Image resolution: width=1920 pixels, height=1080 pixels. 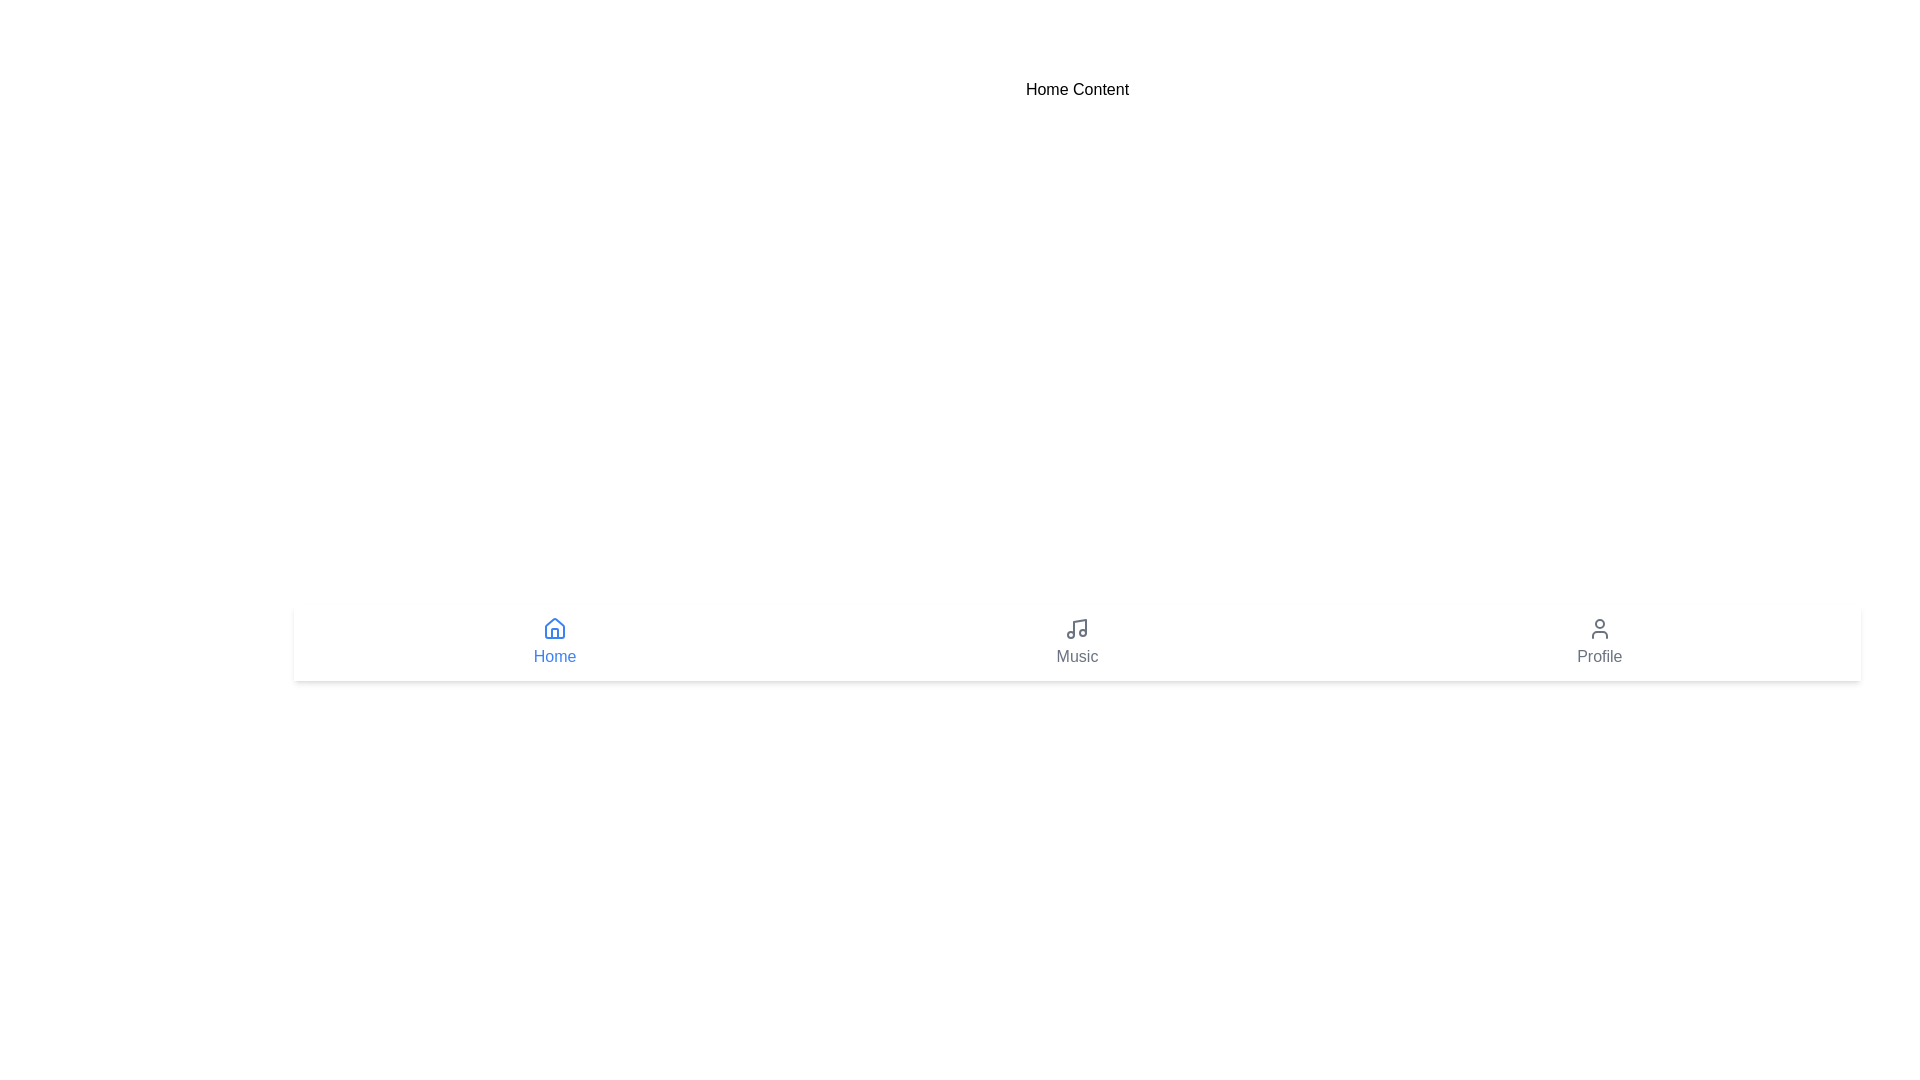 What do you see at coordinates (1598, 643) in the screenshot?
I see `the Navigation Button located at the far-right of the navigation bar` at bounding box center [1598, 643].